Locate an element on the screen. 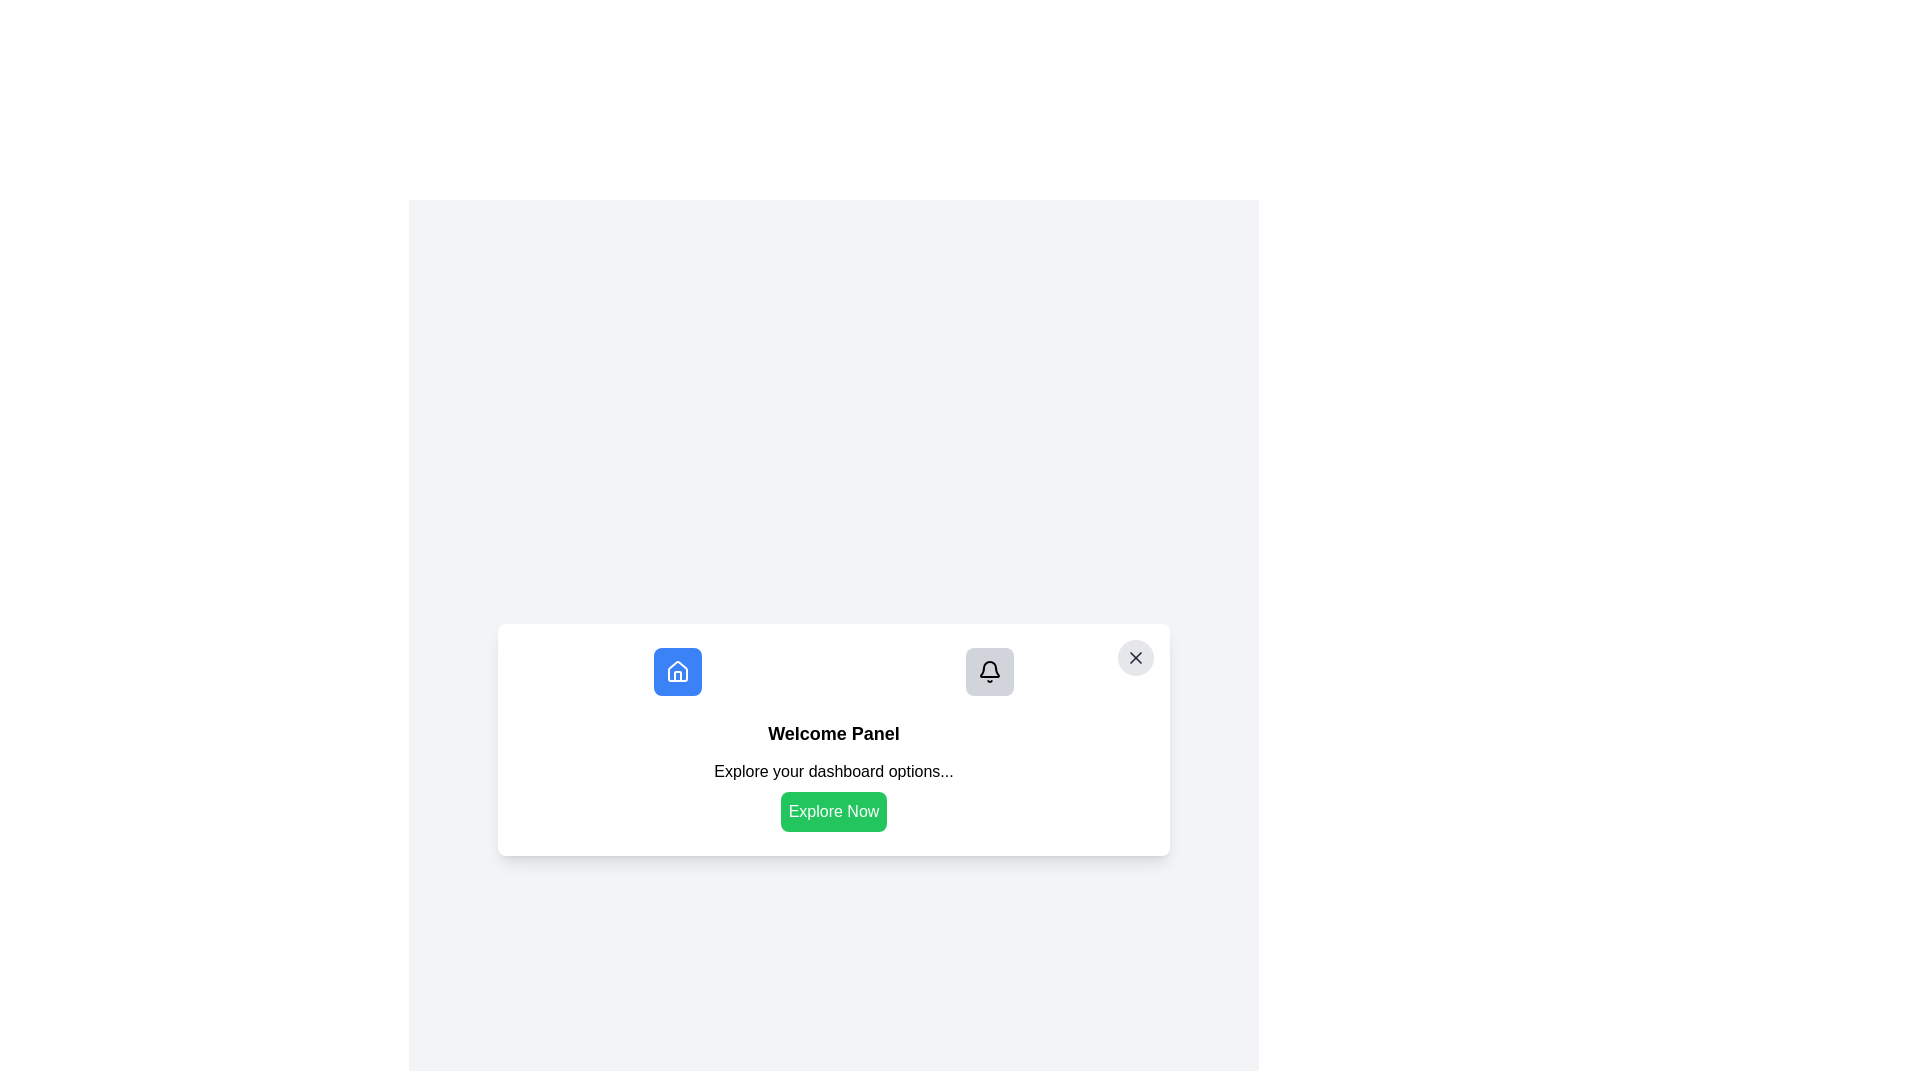 Image resolution: width=1920 pixels, height=1080 pixels. the 'Welcome Panel' composite element which includes the title text 'Welcome Panel', descriptive text 'Explore your dashboard options...', and the green button 'Explore Now' is located at coordinates (834, 774).